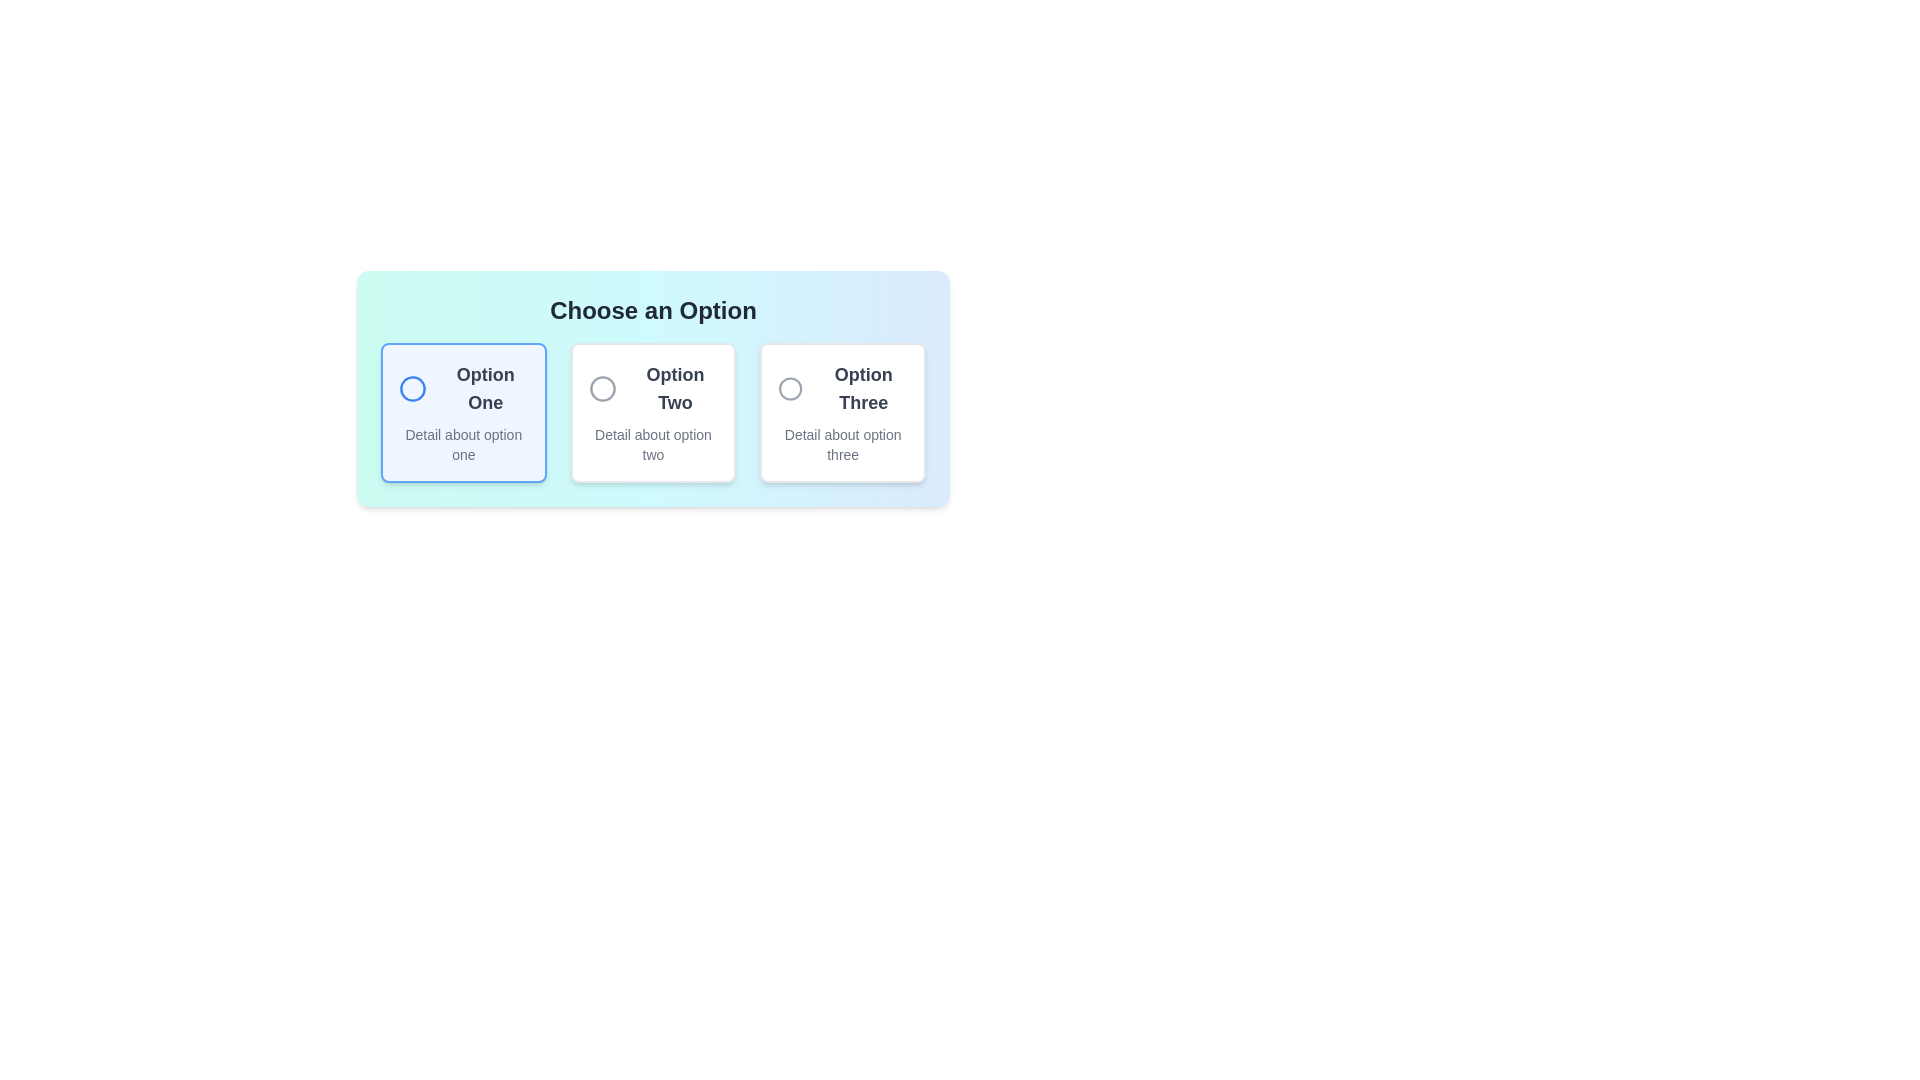 The image size is (1920, 1080). What do you see at coordinates (675, 389) in the screenshot?
I see `the text label displaying 'Option Two' in bold, dark gray font, located in the center column of the options grouping` at bounding box center [675, 389].